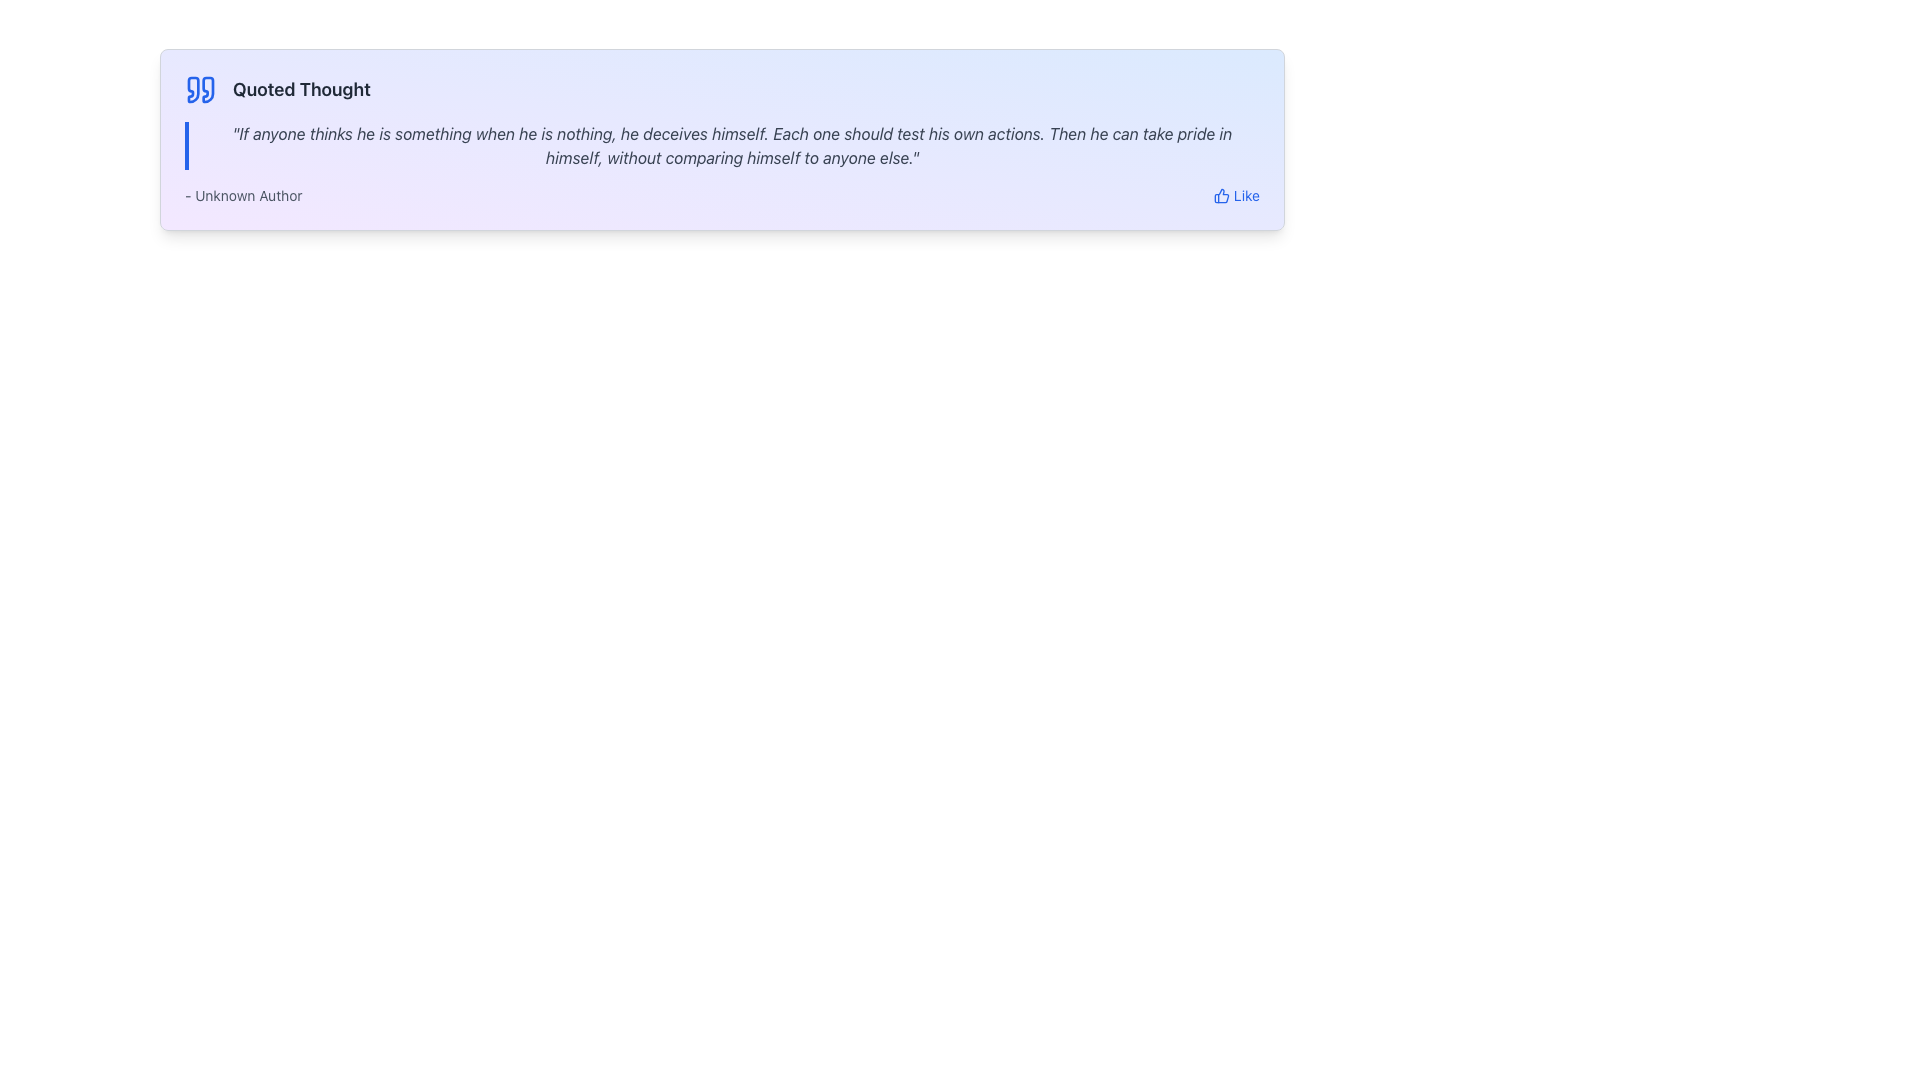 The image size is (1920, 1080). Describe the element at coordinates (201, 88) in the screenshot. I see `the decorative quotation icon located to the left of the heading 'Quoted Thought'` at that location.